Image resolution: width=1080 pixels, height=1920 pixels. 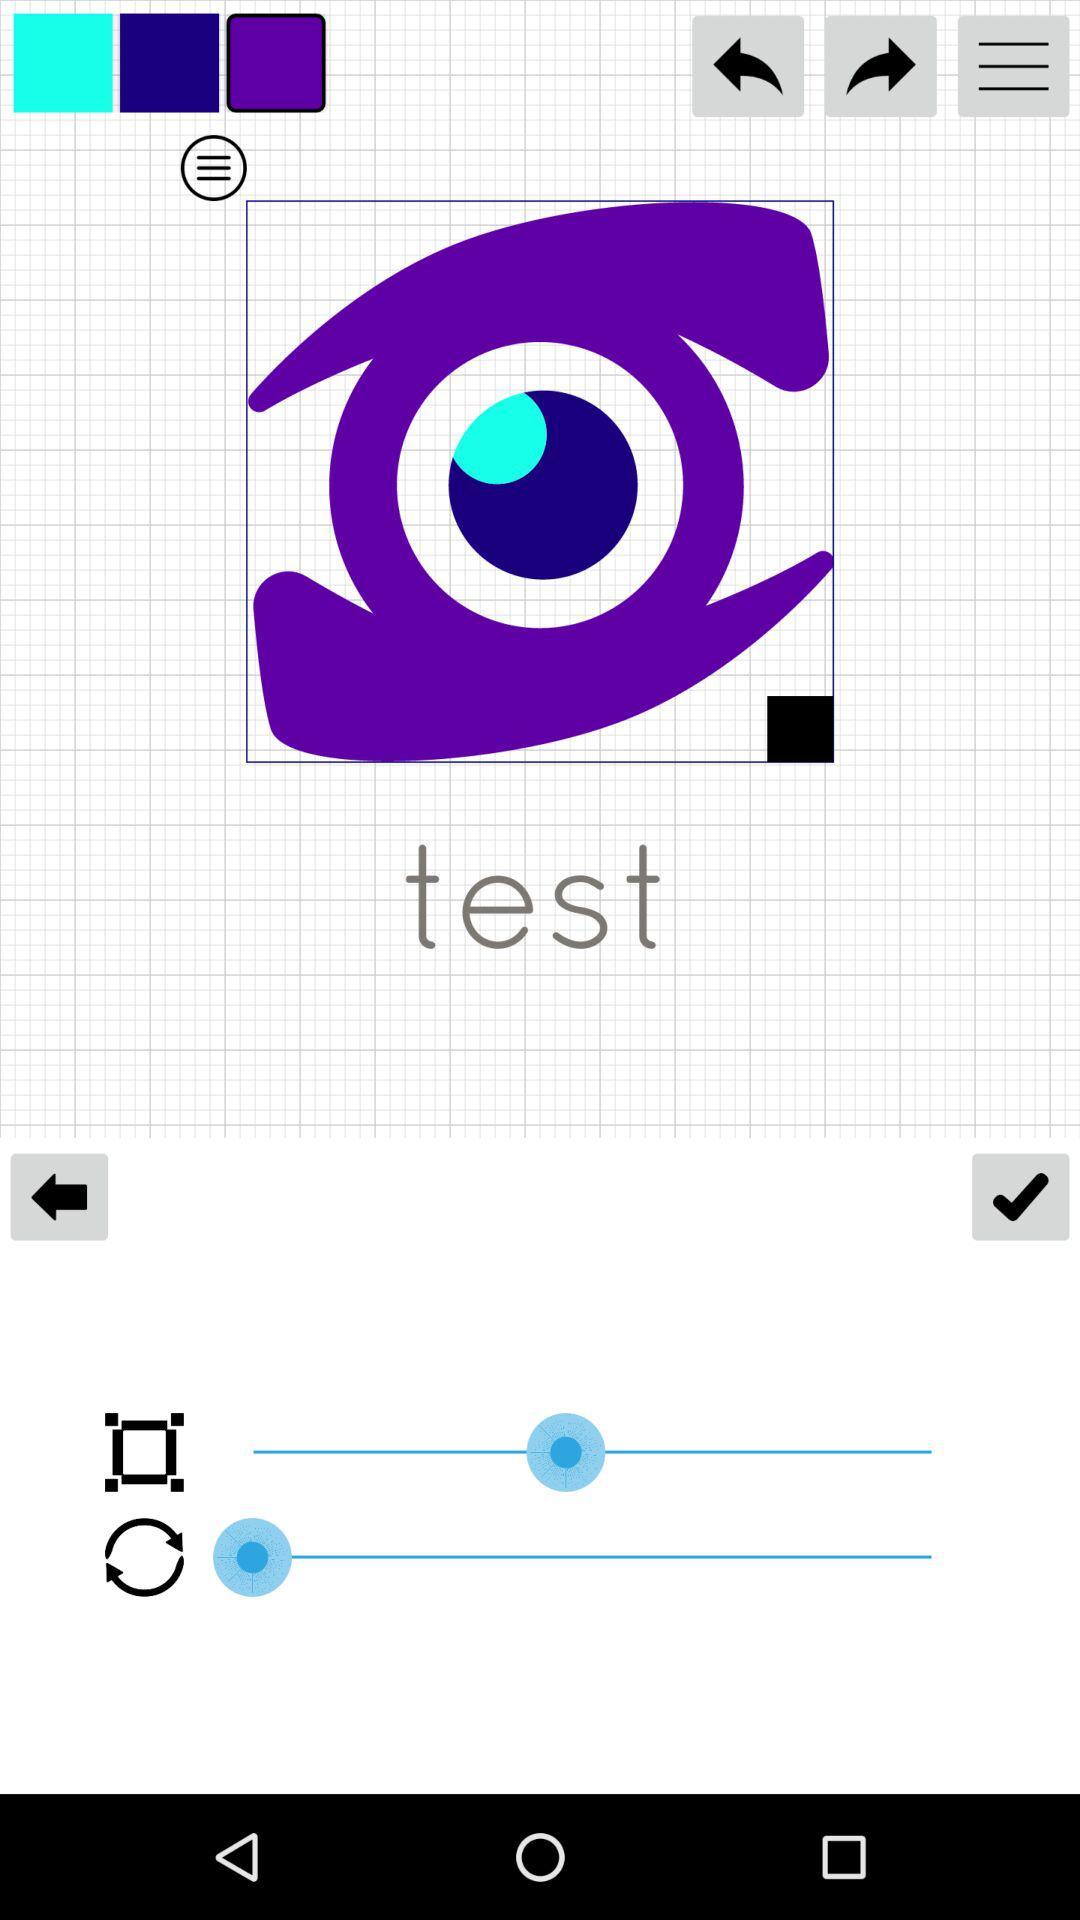 What do you see at coordinates (58, 1196) in the screenshot?
I see `the arrow_backward icon` at bounding box center [58, 1196].